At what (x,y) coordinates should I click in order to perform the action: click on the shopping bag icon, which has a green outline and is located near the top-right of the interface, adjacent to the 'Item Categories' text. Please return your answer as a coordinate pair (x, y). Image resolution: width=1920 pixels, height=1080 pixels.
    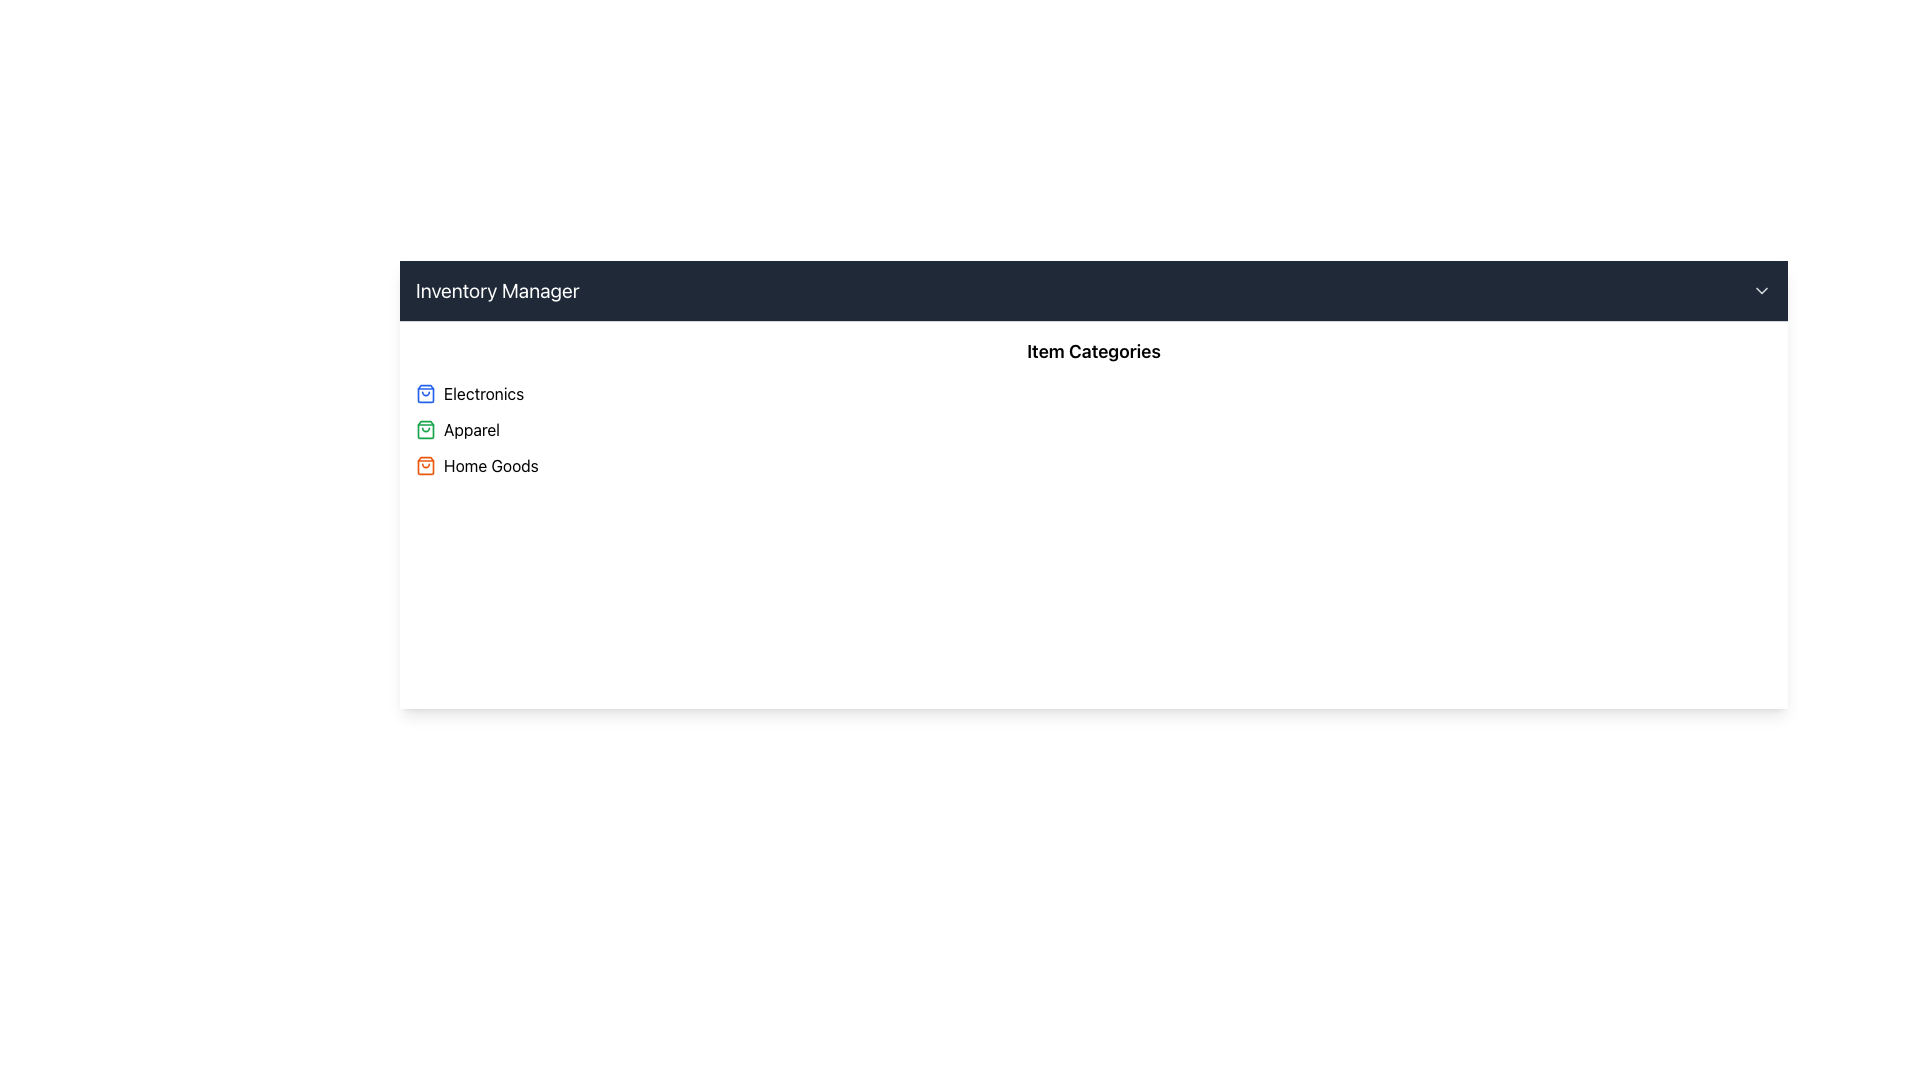
    Looking at the image, I should click on (425, 428).